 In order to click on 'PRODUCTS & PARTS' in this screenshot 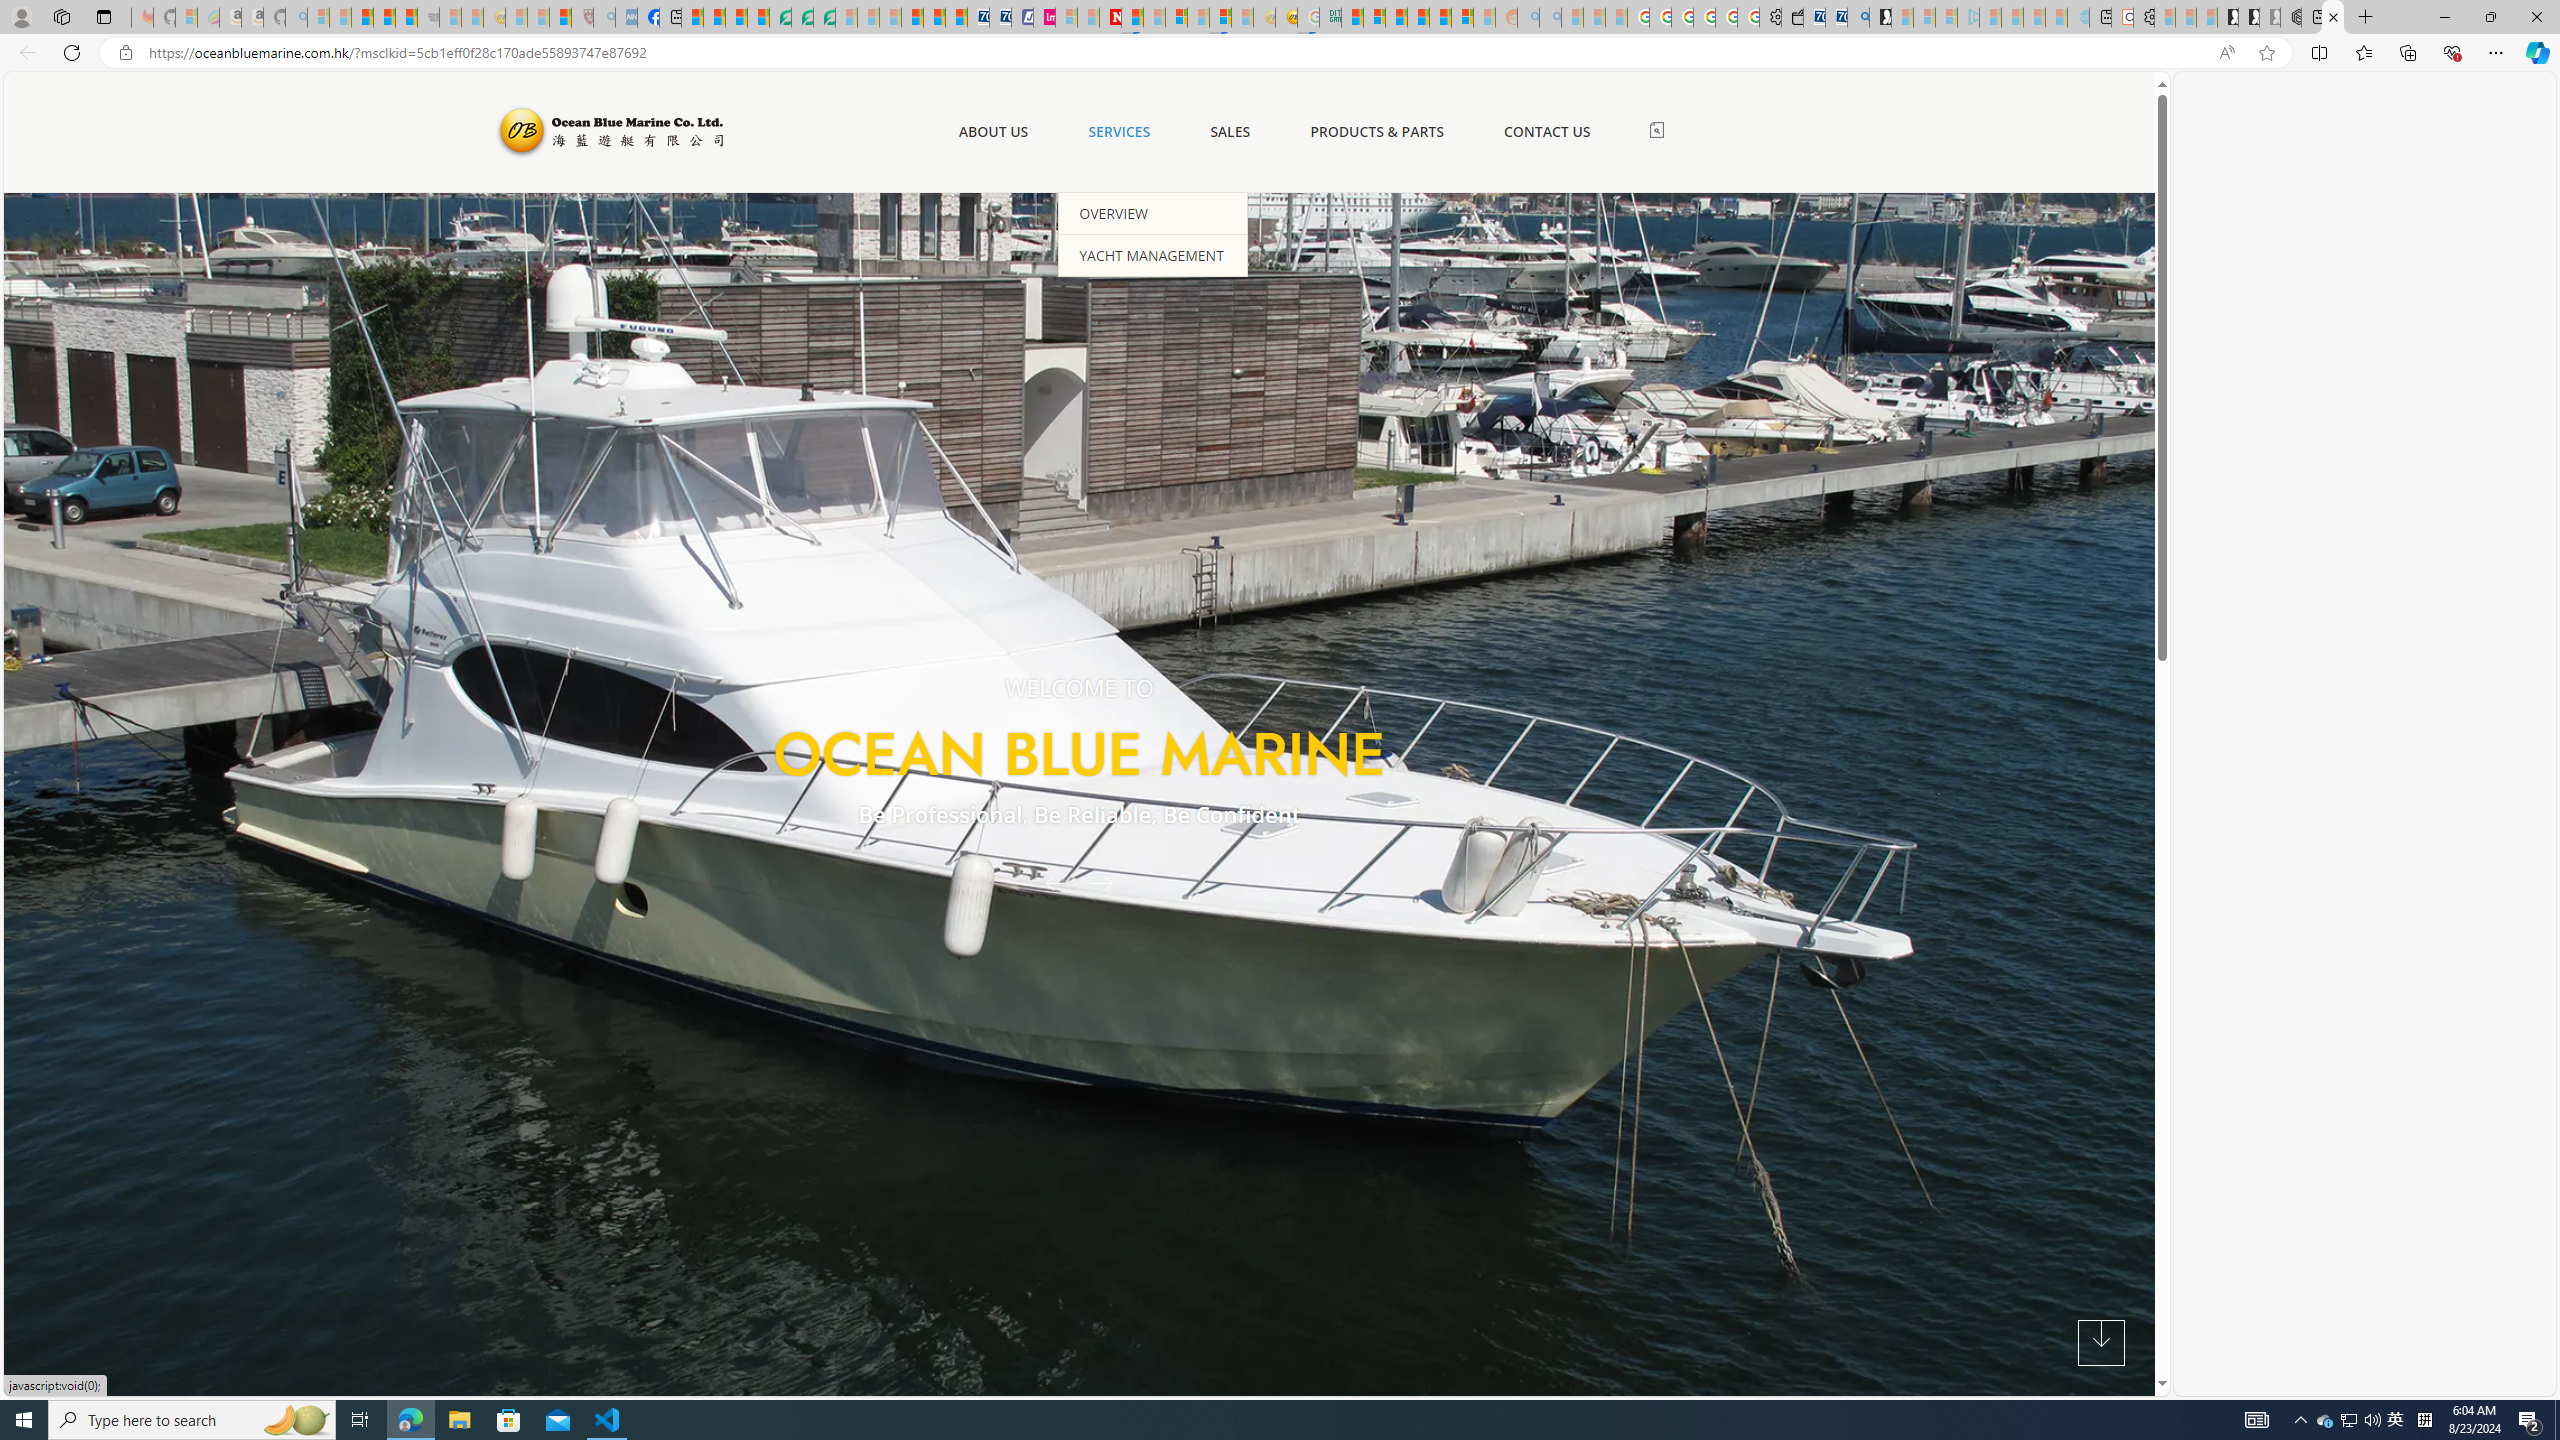, I will do `click(1377, 131)`.